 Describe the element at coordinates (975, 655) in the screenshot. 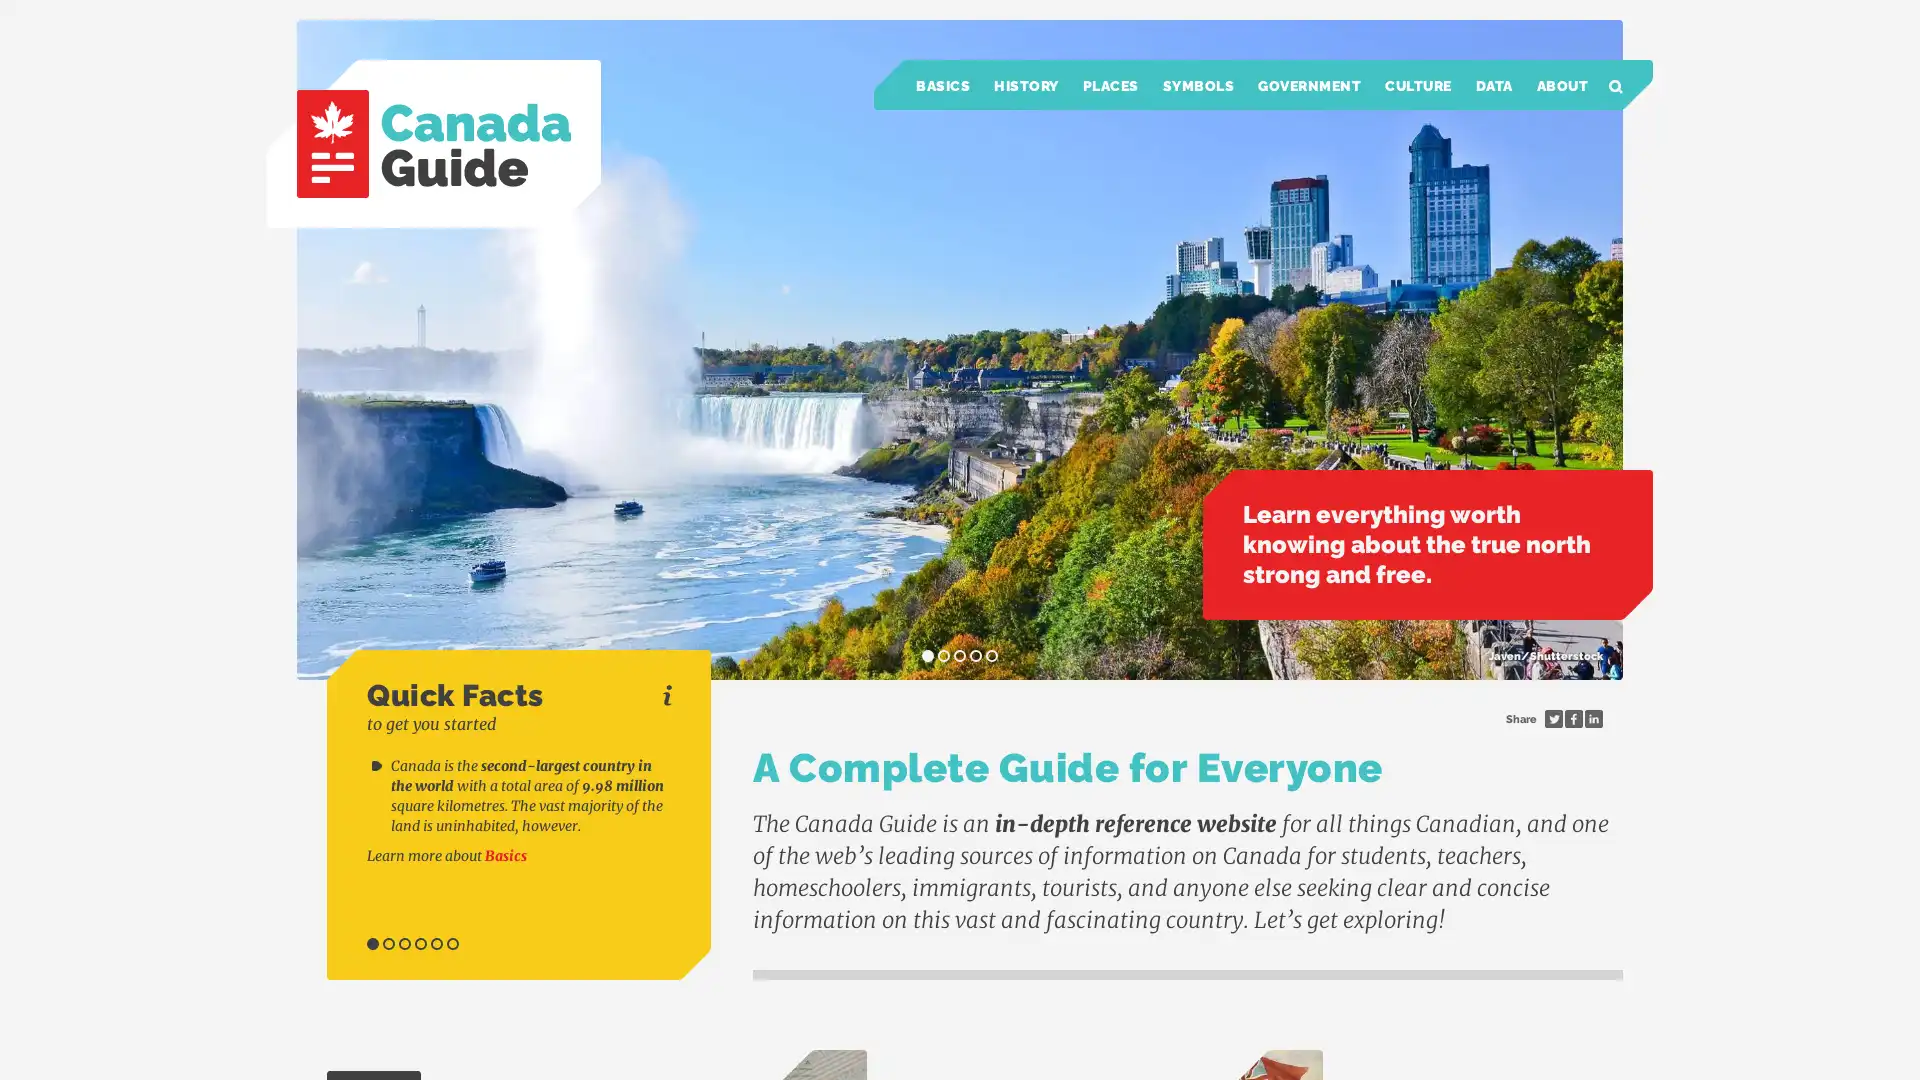

I see `Go to slide 4` at that location.